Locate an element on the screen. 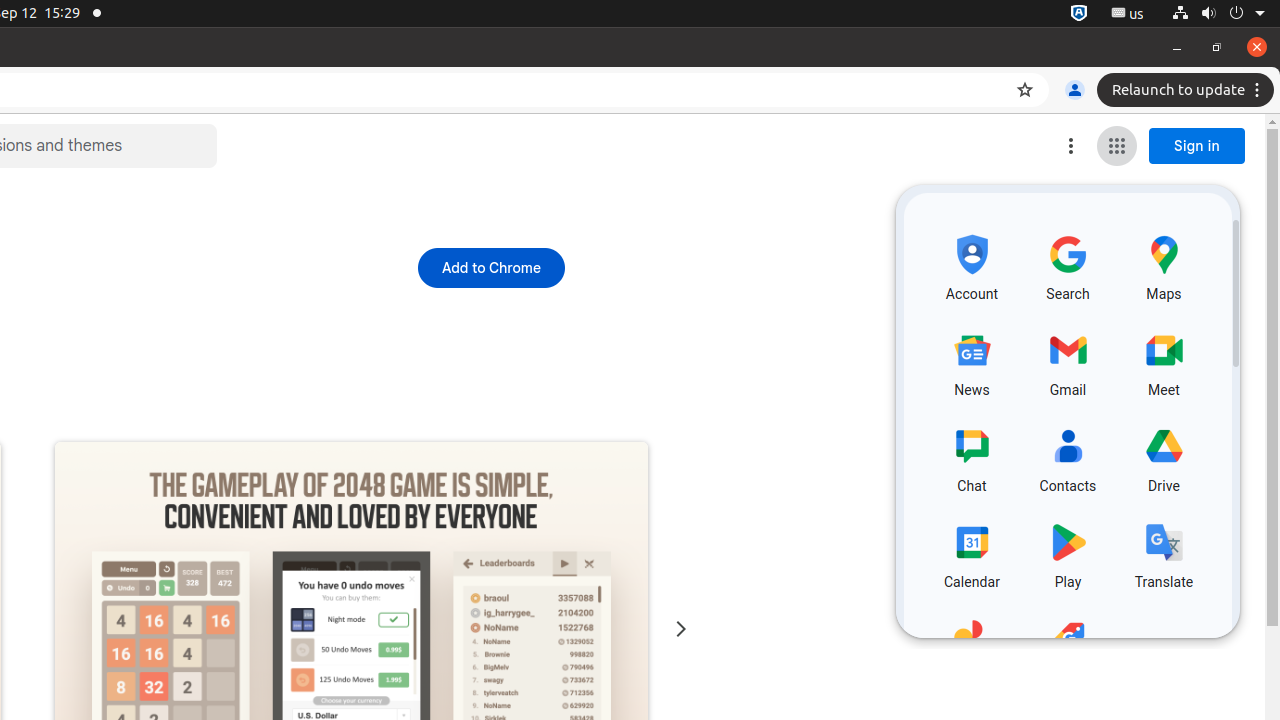  'More options menu' is located at coordinates (1069, 145).